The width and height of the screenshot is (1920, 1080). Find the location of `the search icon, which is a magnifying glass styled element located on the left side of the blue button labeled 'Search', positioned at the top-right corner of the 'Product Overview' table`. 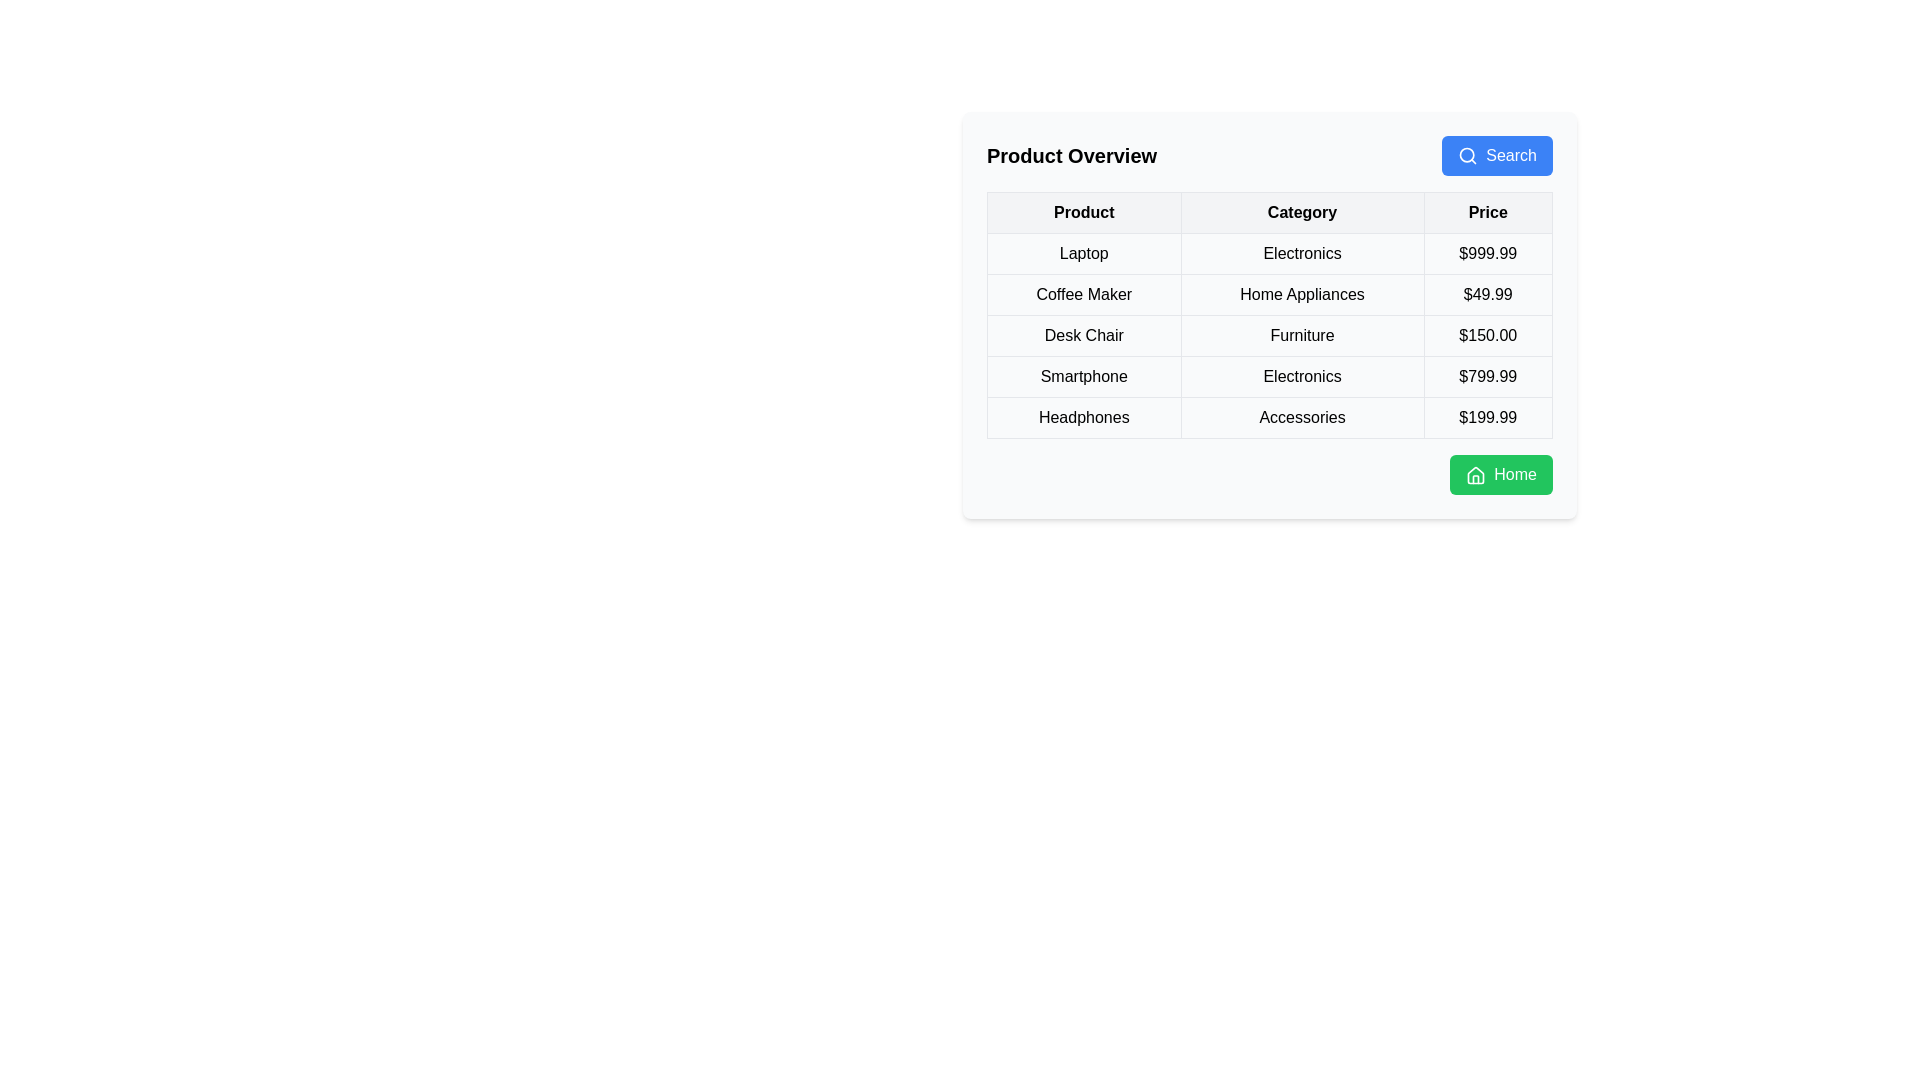

the search icon, which is a magnifying glass styled element located on the left side of the blue button labeled 'Search', positioned at the top-right corner of the 'Product Overview' table is located at coordinates (1468, 154).